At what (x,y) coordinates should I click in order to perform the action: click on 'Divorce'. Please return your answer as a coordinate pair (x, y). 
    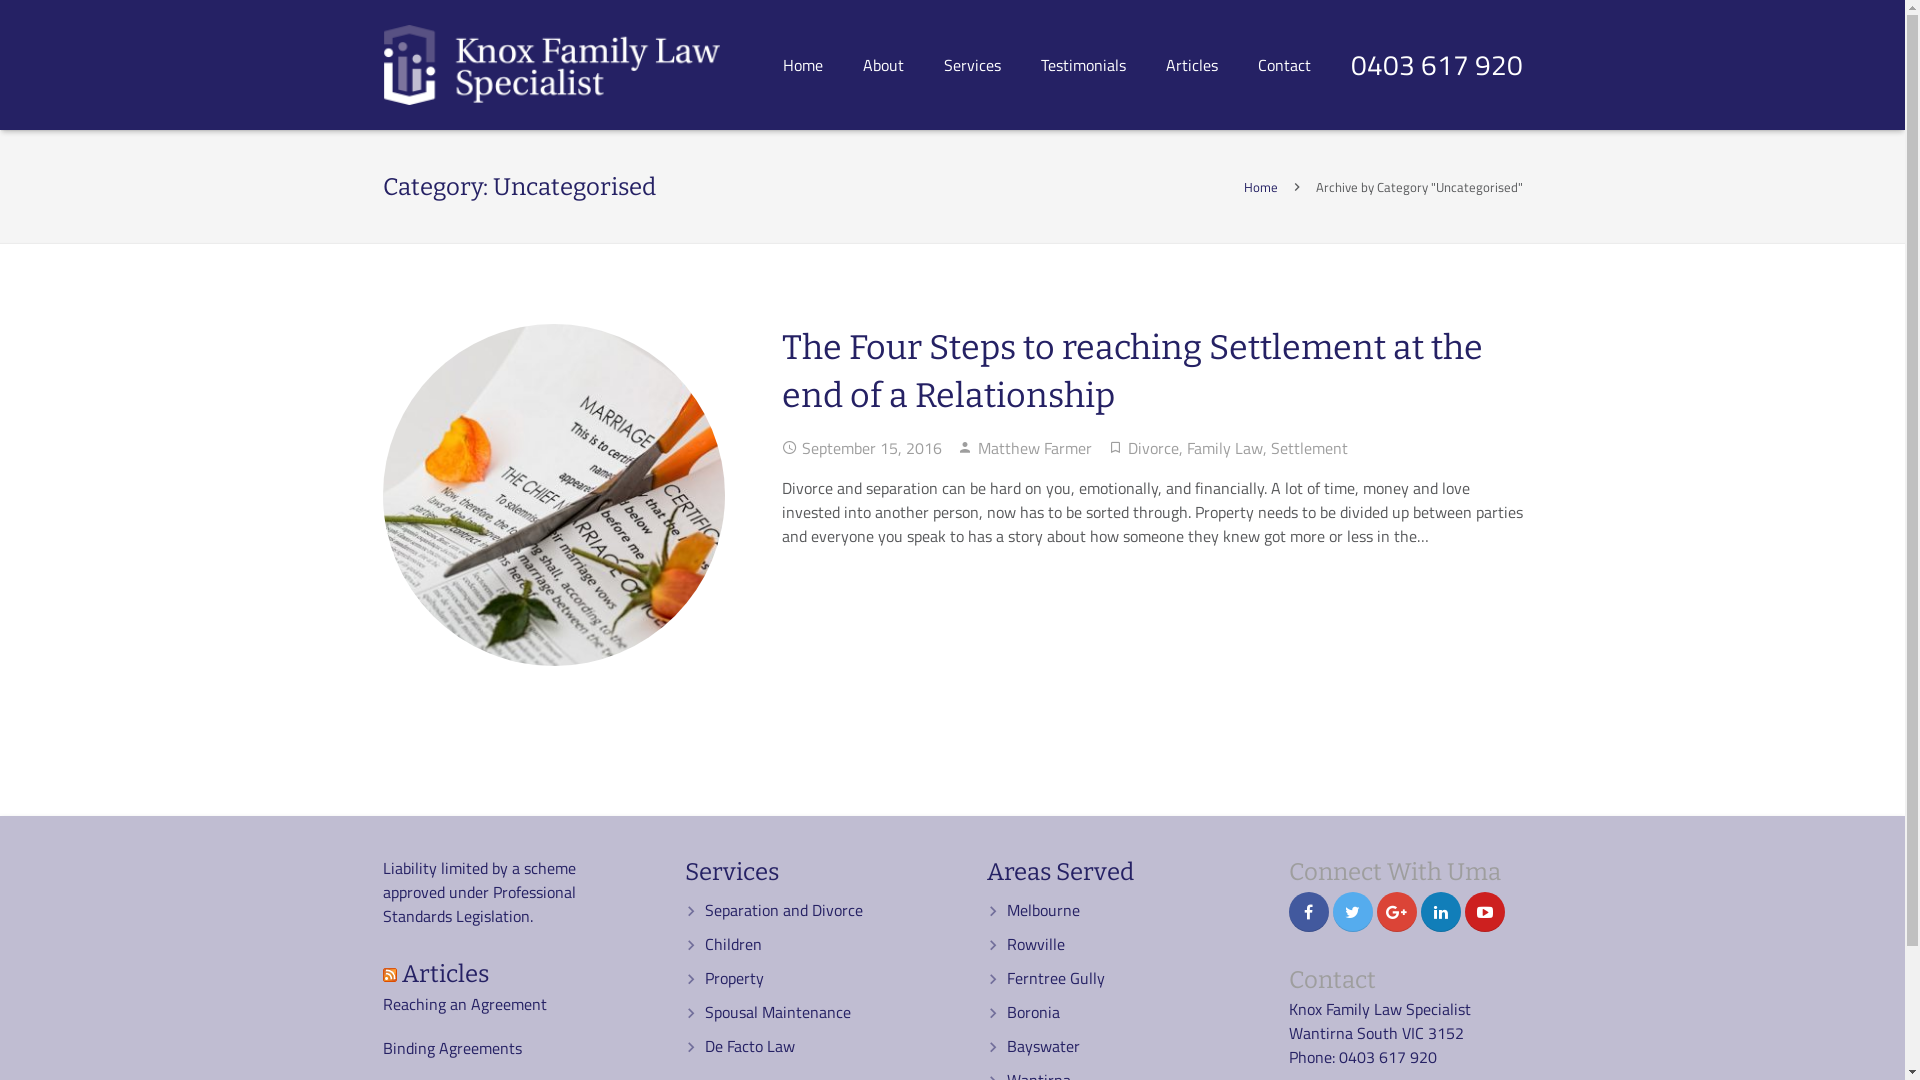
    Looking at the image, I should click on (1153, 446).